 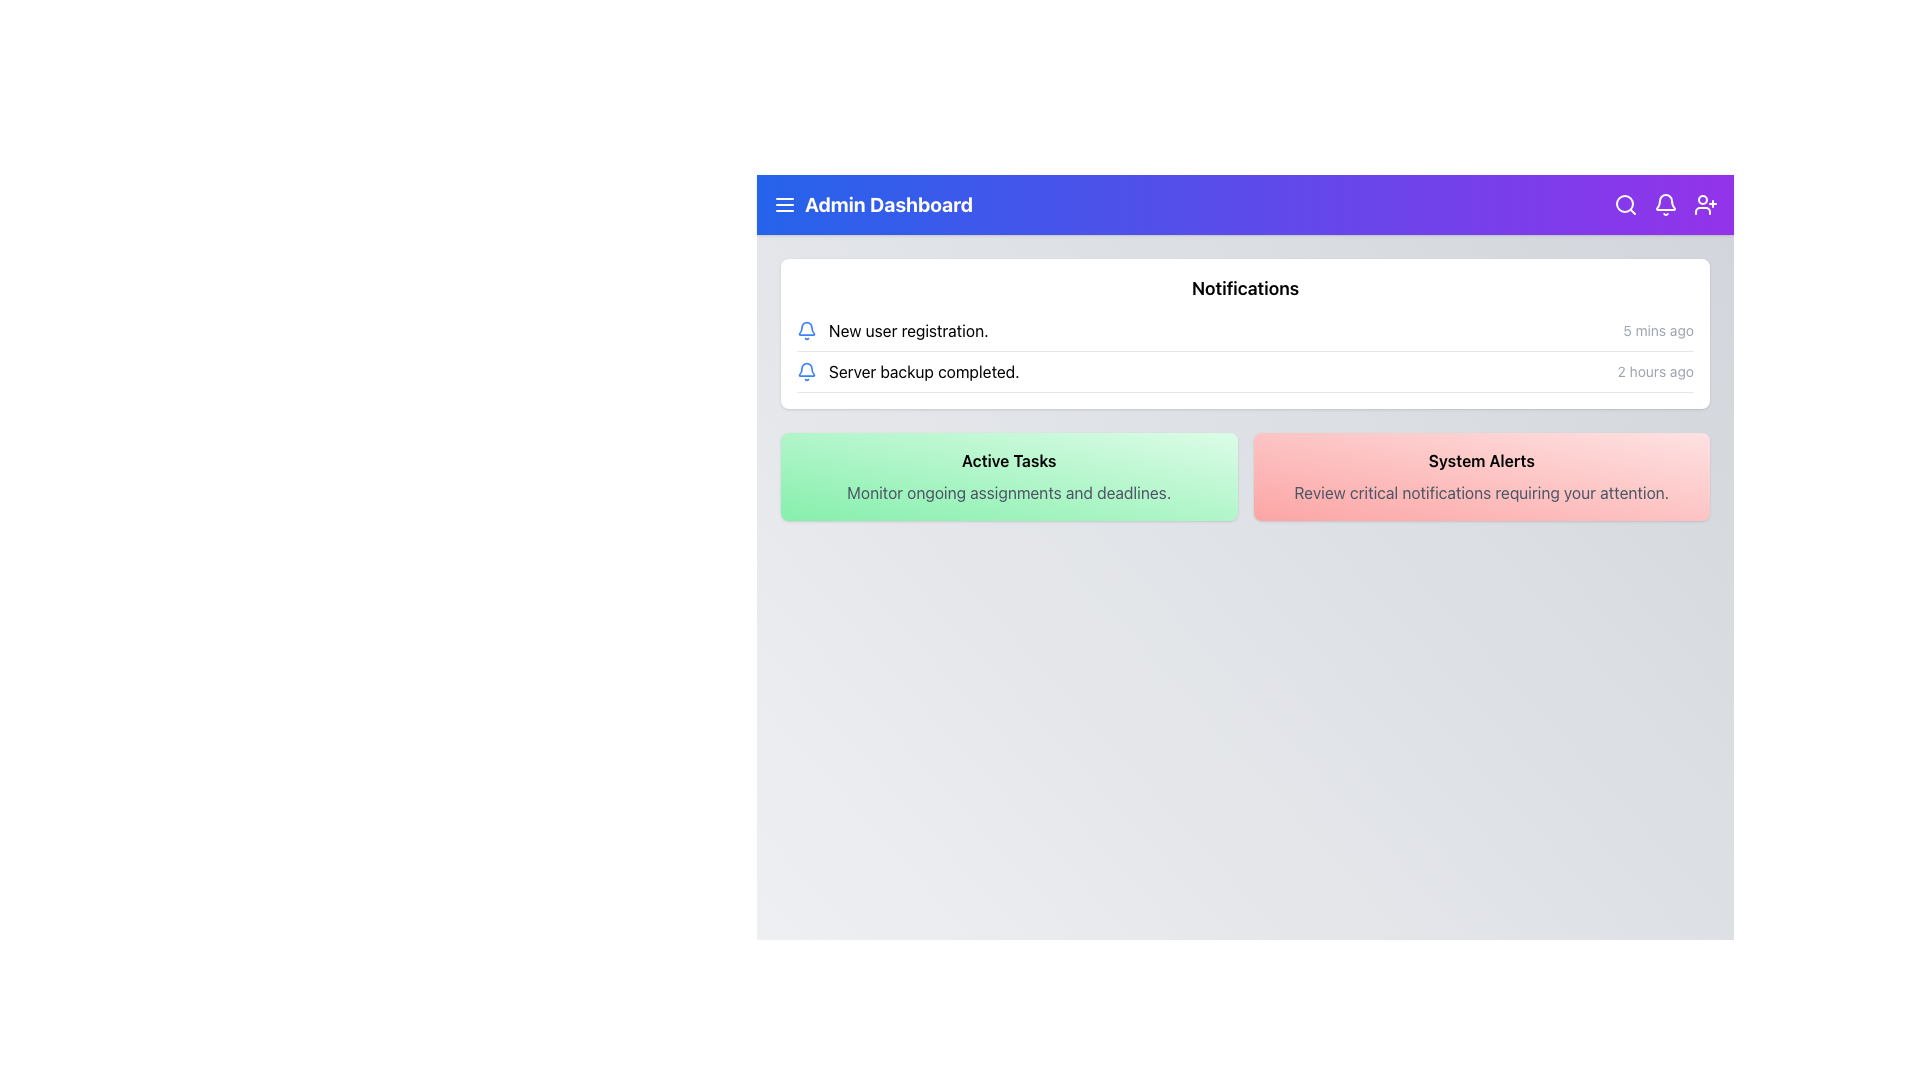 I want to click on the second notification entry in the notification list that informs the user about completed server backup operations, located below the 'New user registration.' notification and to the right of the bell icon, so click(x=923, y=371).